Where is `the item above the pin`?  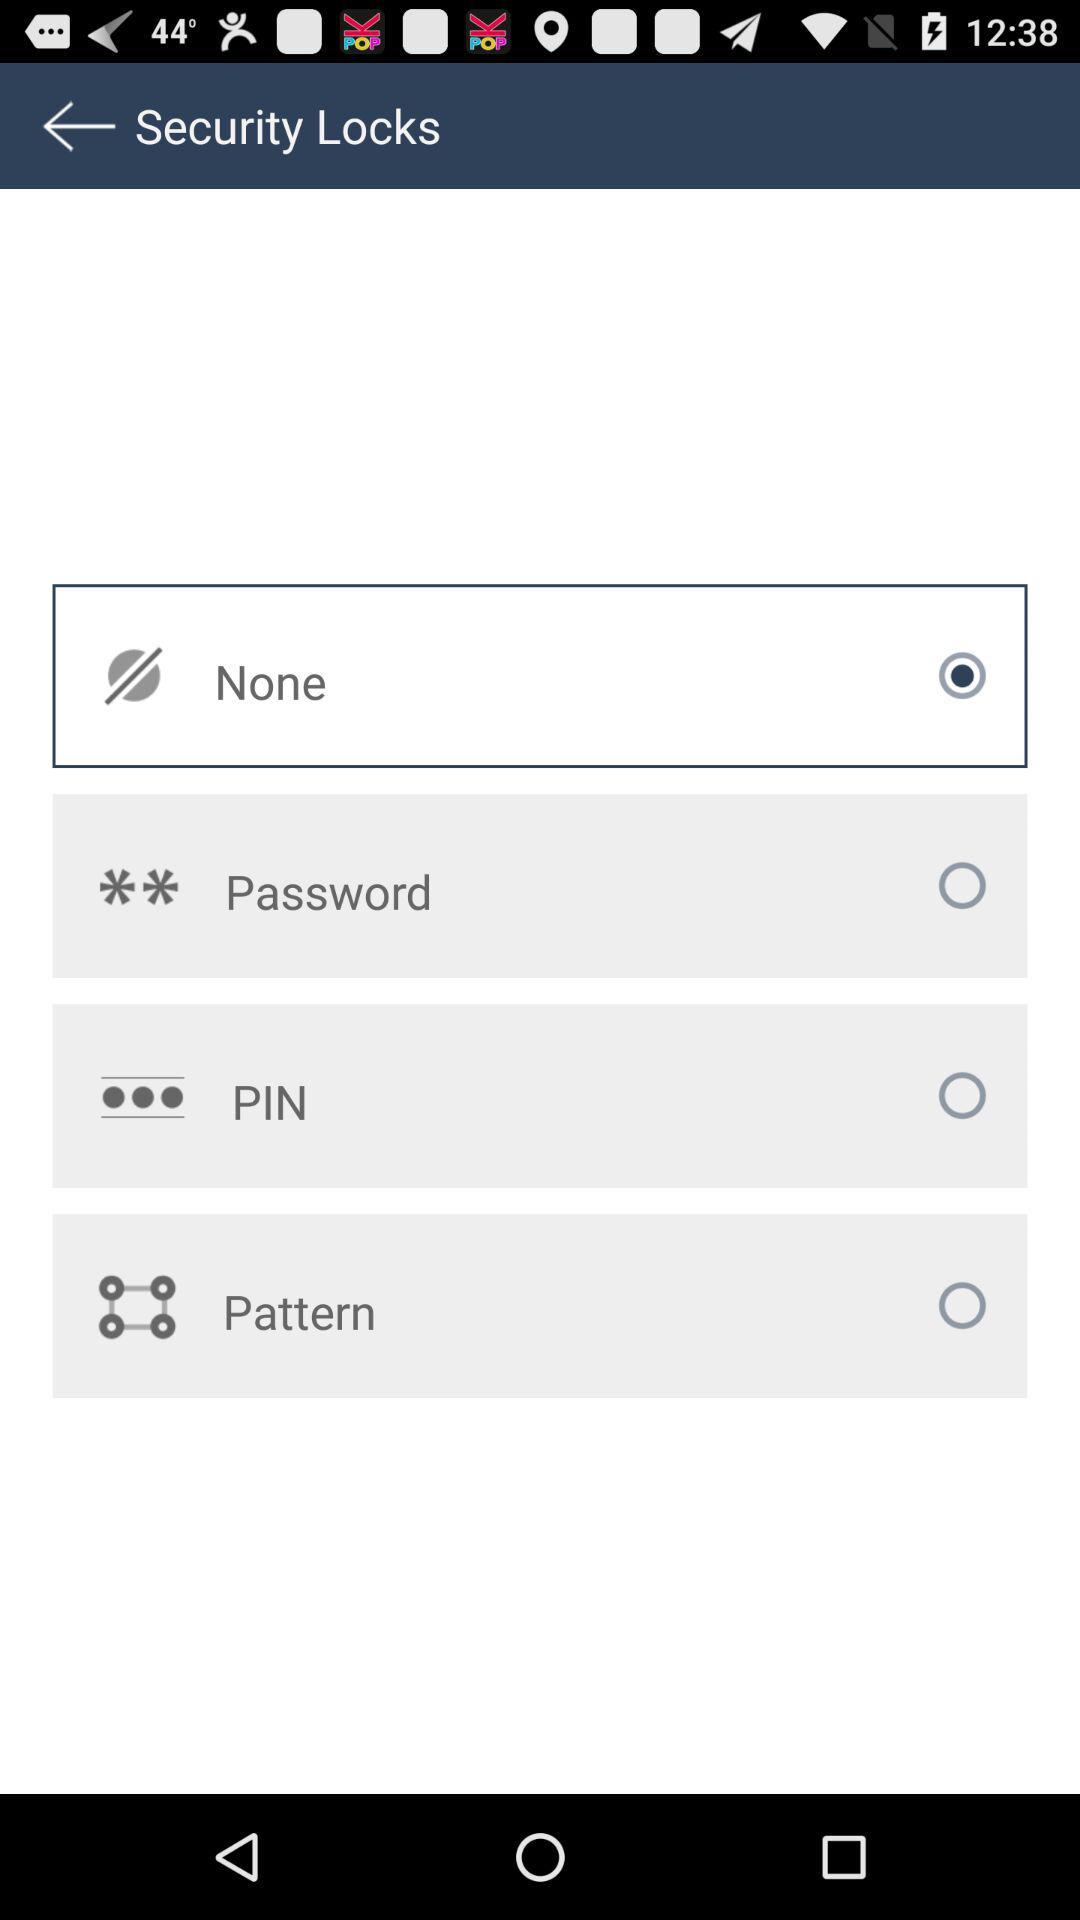 the item above the pin is located at coordinates (420, 890).